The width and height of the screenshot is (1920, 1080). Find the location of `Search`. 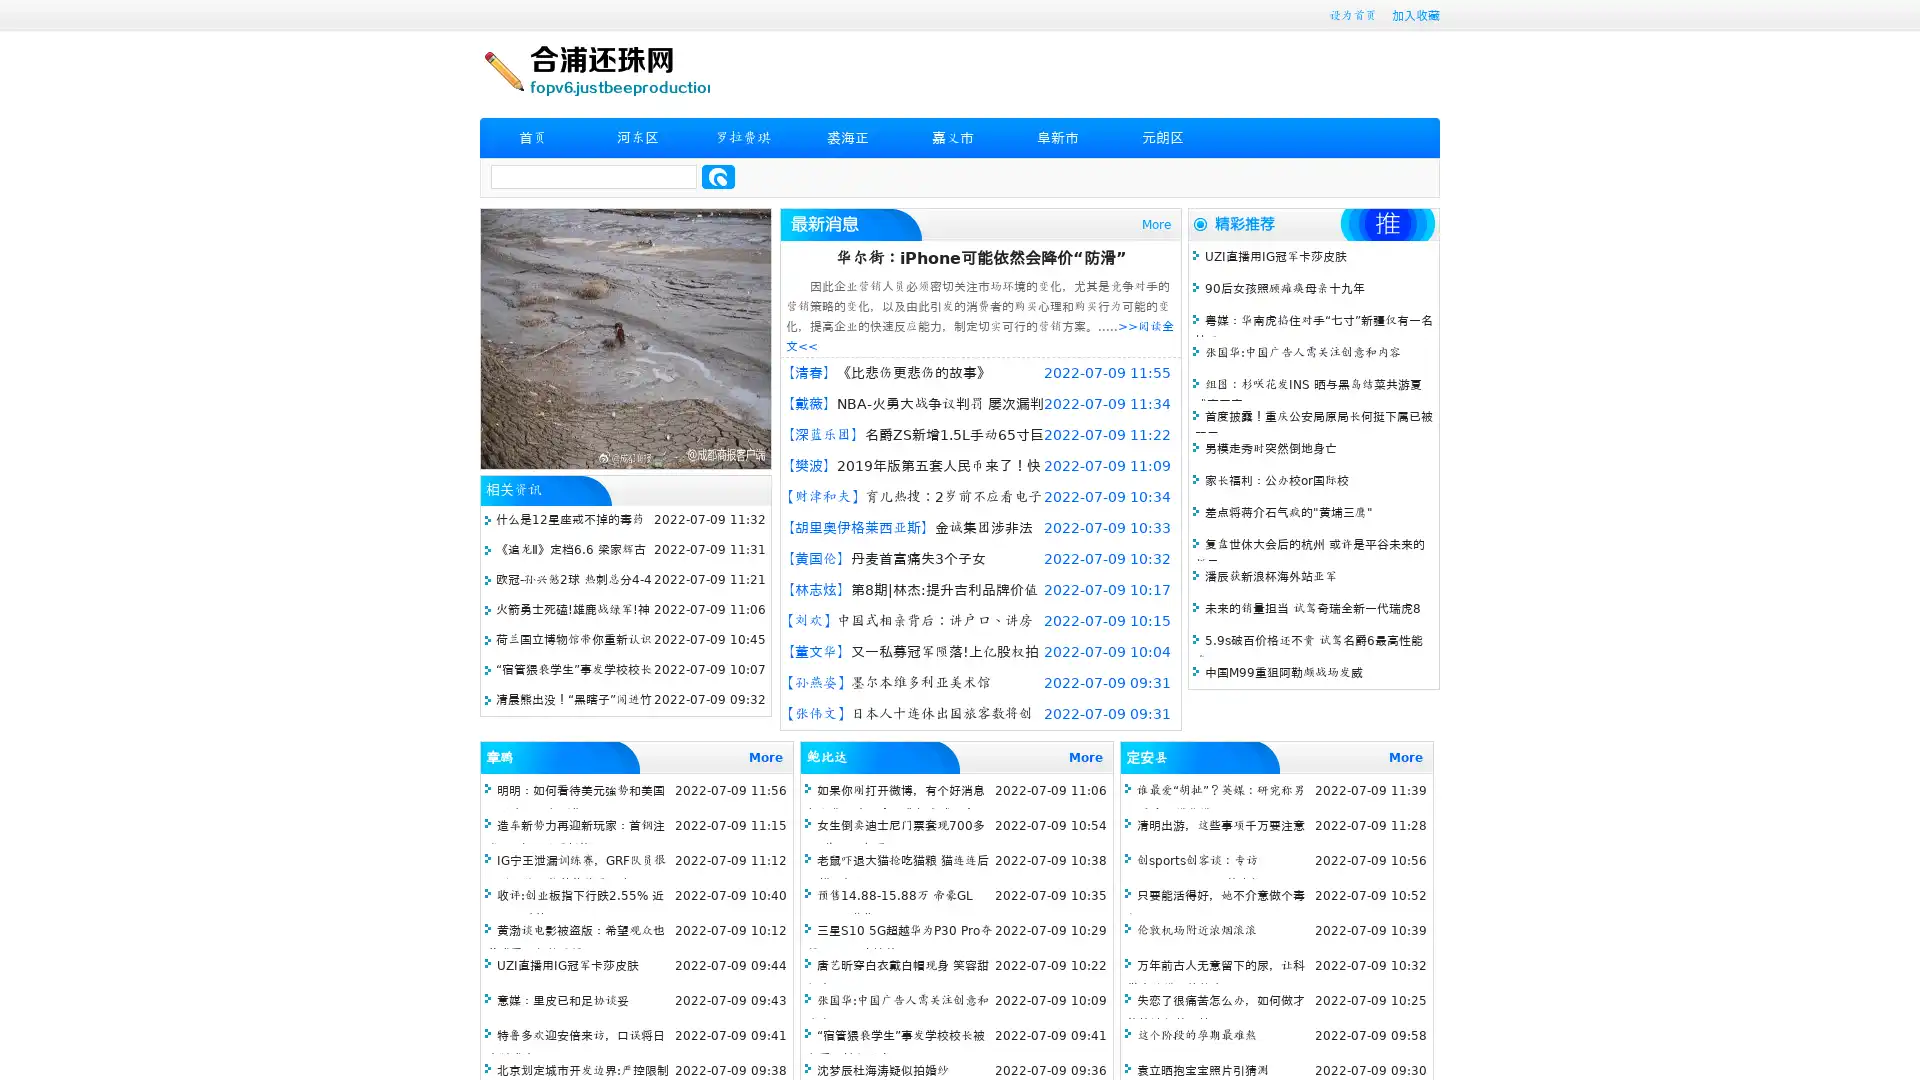

Search is located at coordinates (718, 176).